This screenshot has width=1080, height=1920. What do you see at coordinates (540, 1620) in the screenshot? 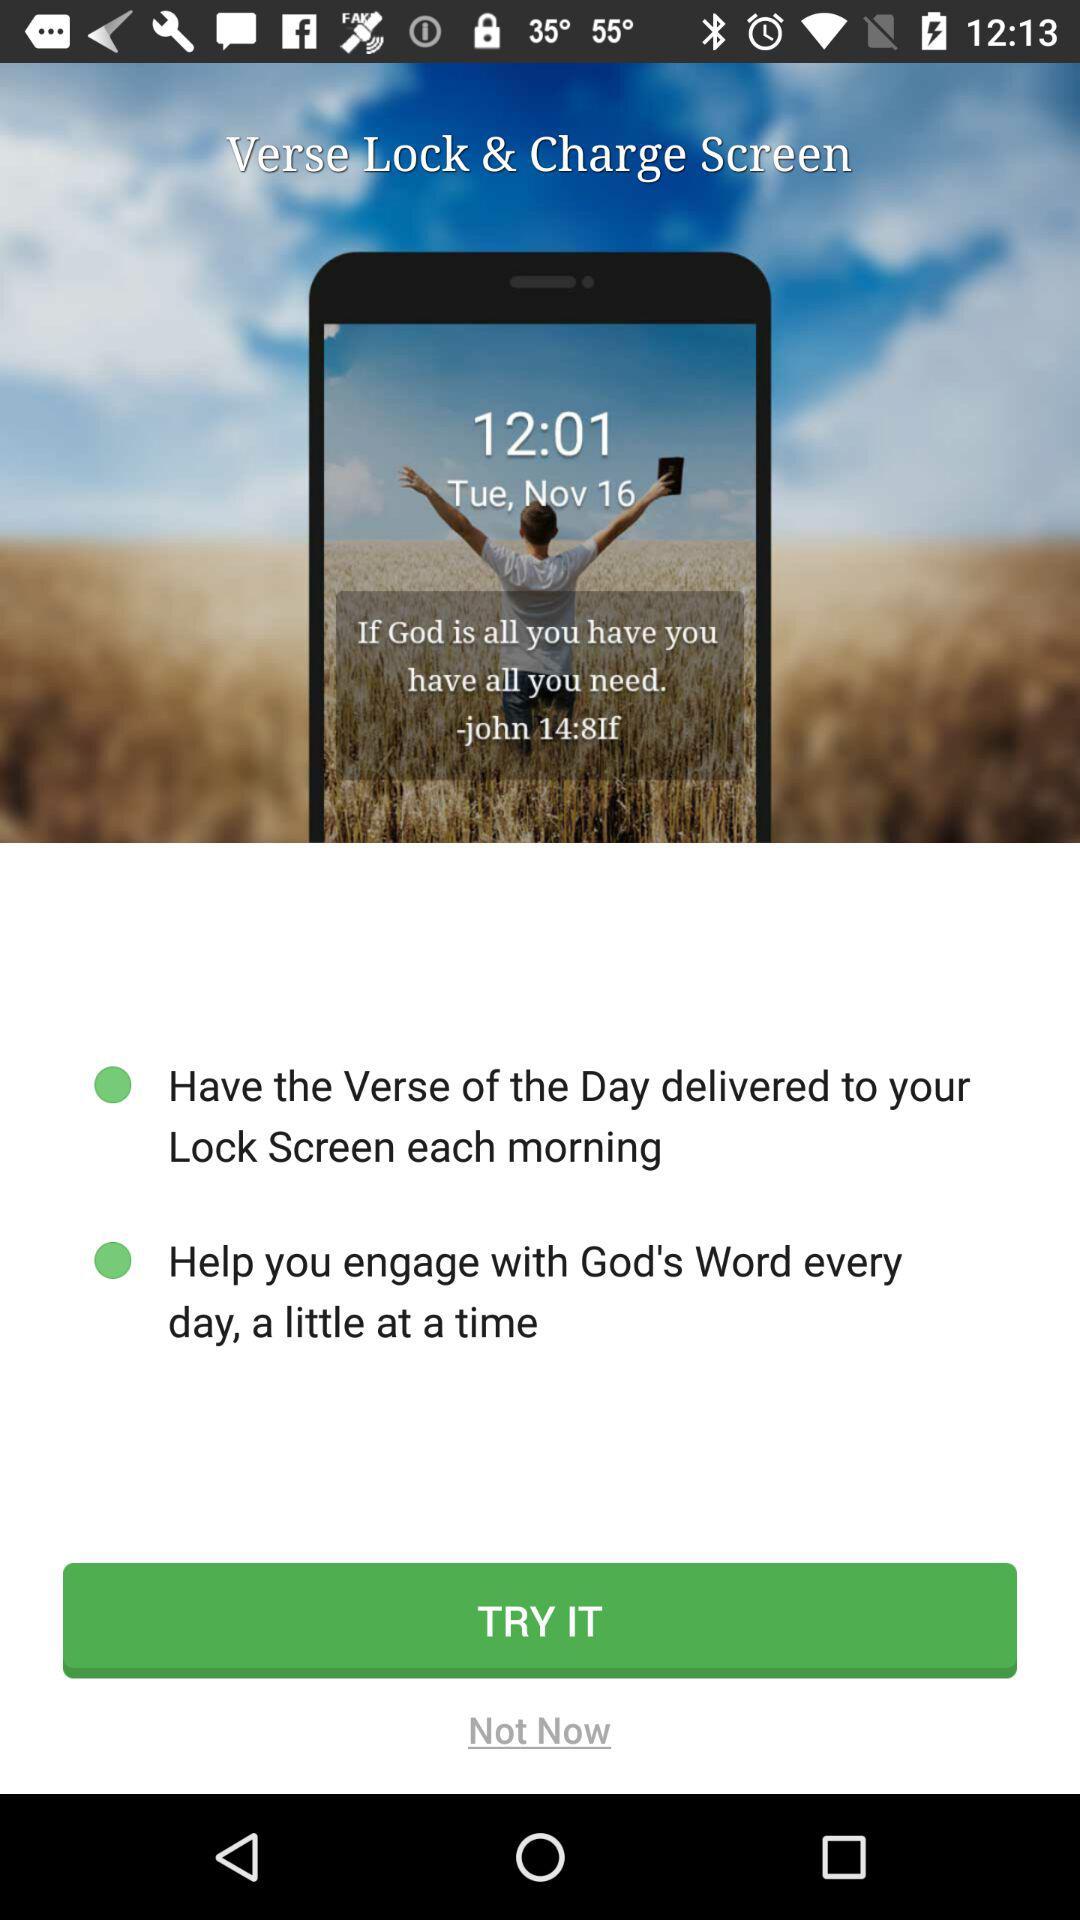
I see `the icon above not now icon` at bounding box center [540, 1620].